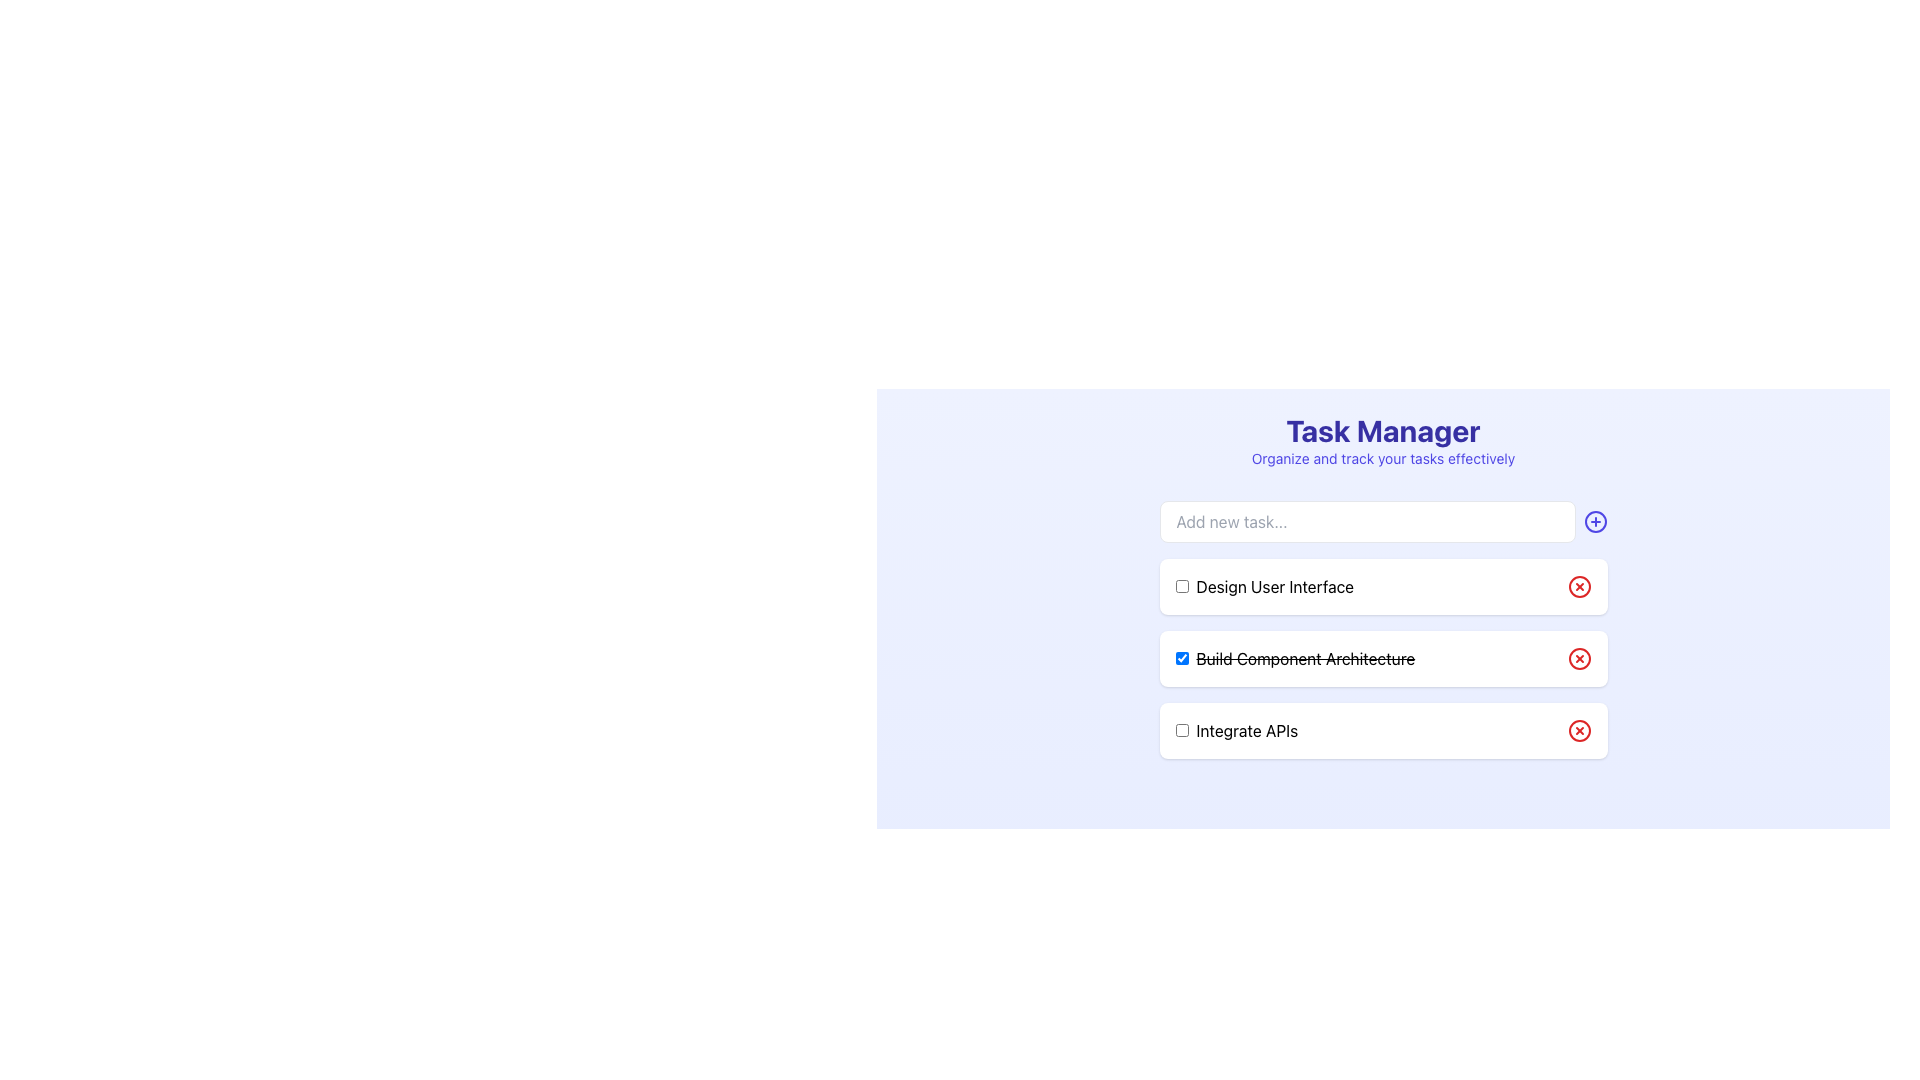 The width and height of the screenshot is (1920, 1080). I want to click on the checkbox of the task item titled 'Design User Interface' to mark it as completed, so click(1382, 585).